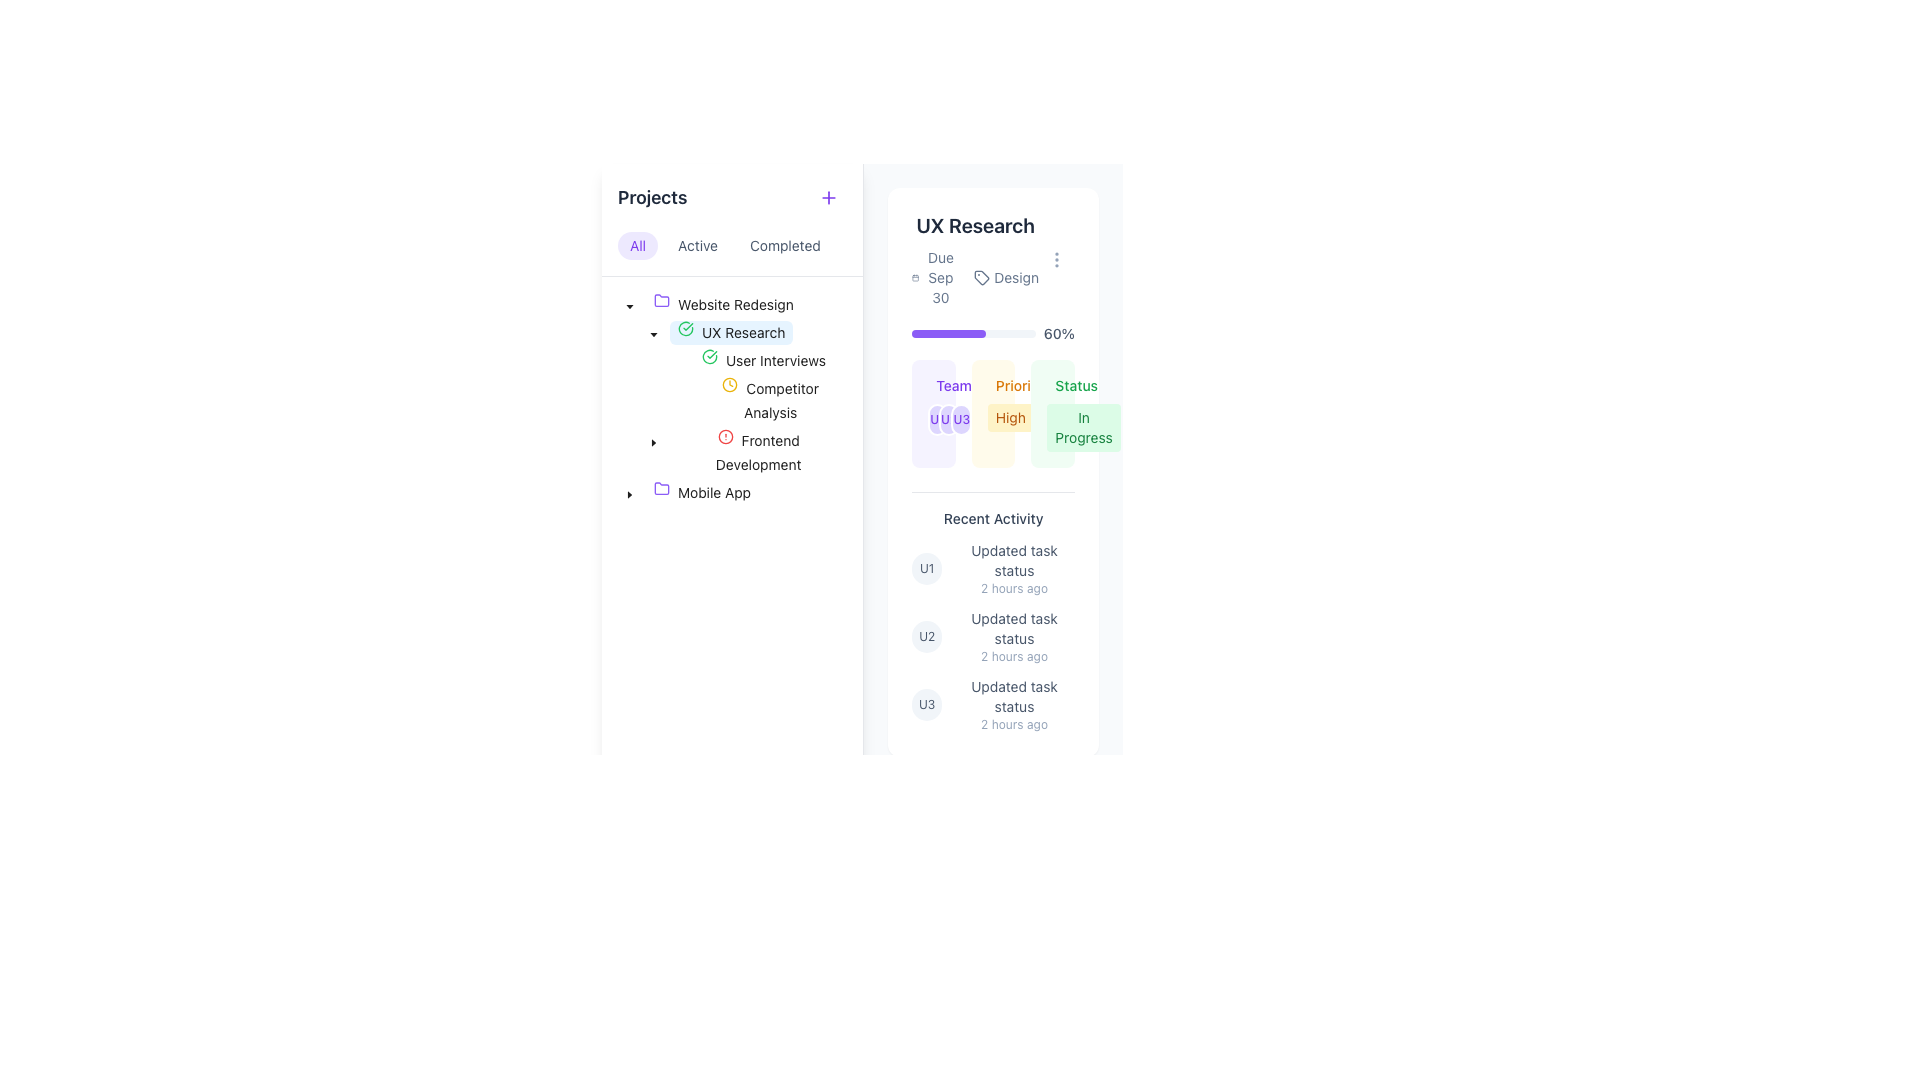  I want to click on details of the highlighted recent activity entry identified by 'U2' with the text 'Updated task status' and timestamp '2 hours ago', so click(993, 636).